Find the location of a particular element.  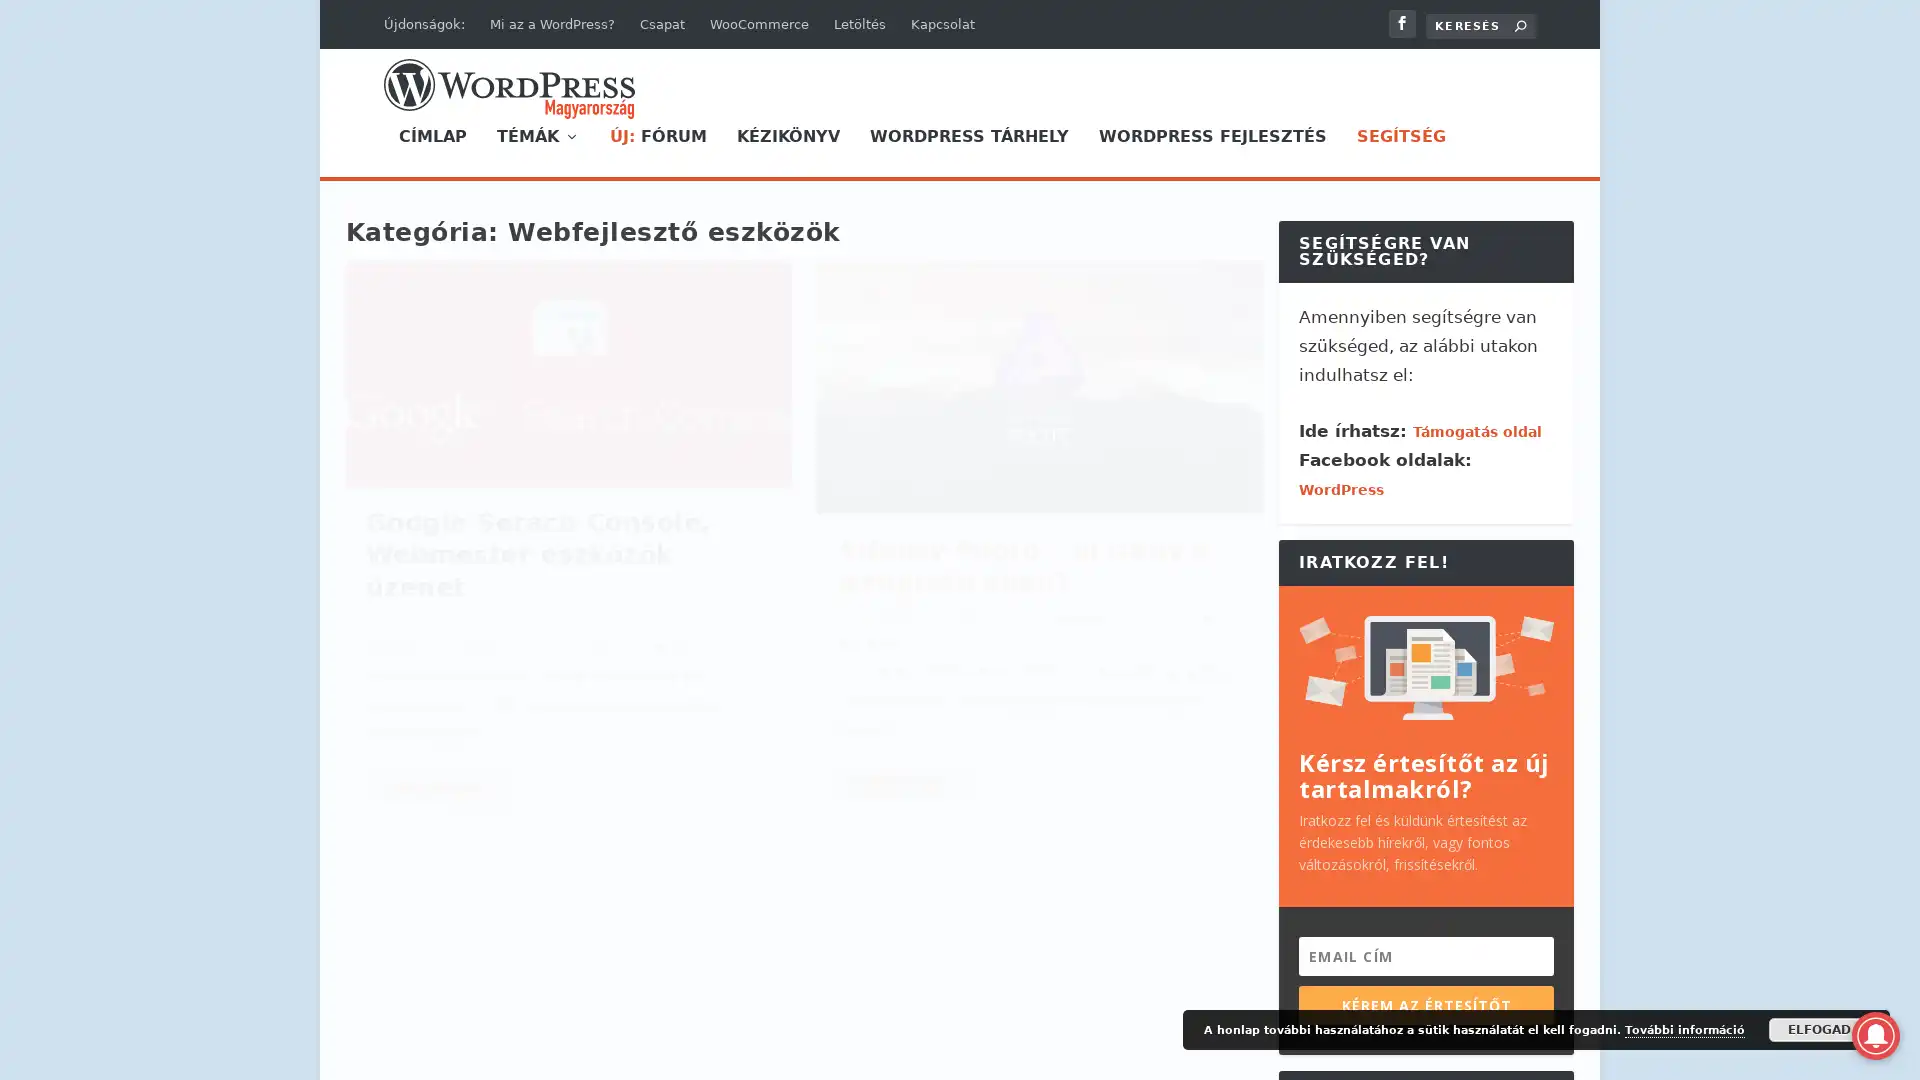

ELFOGAD is located at coordinates (1819, 1029).